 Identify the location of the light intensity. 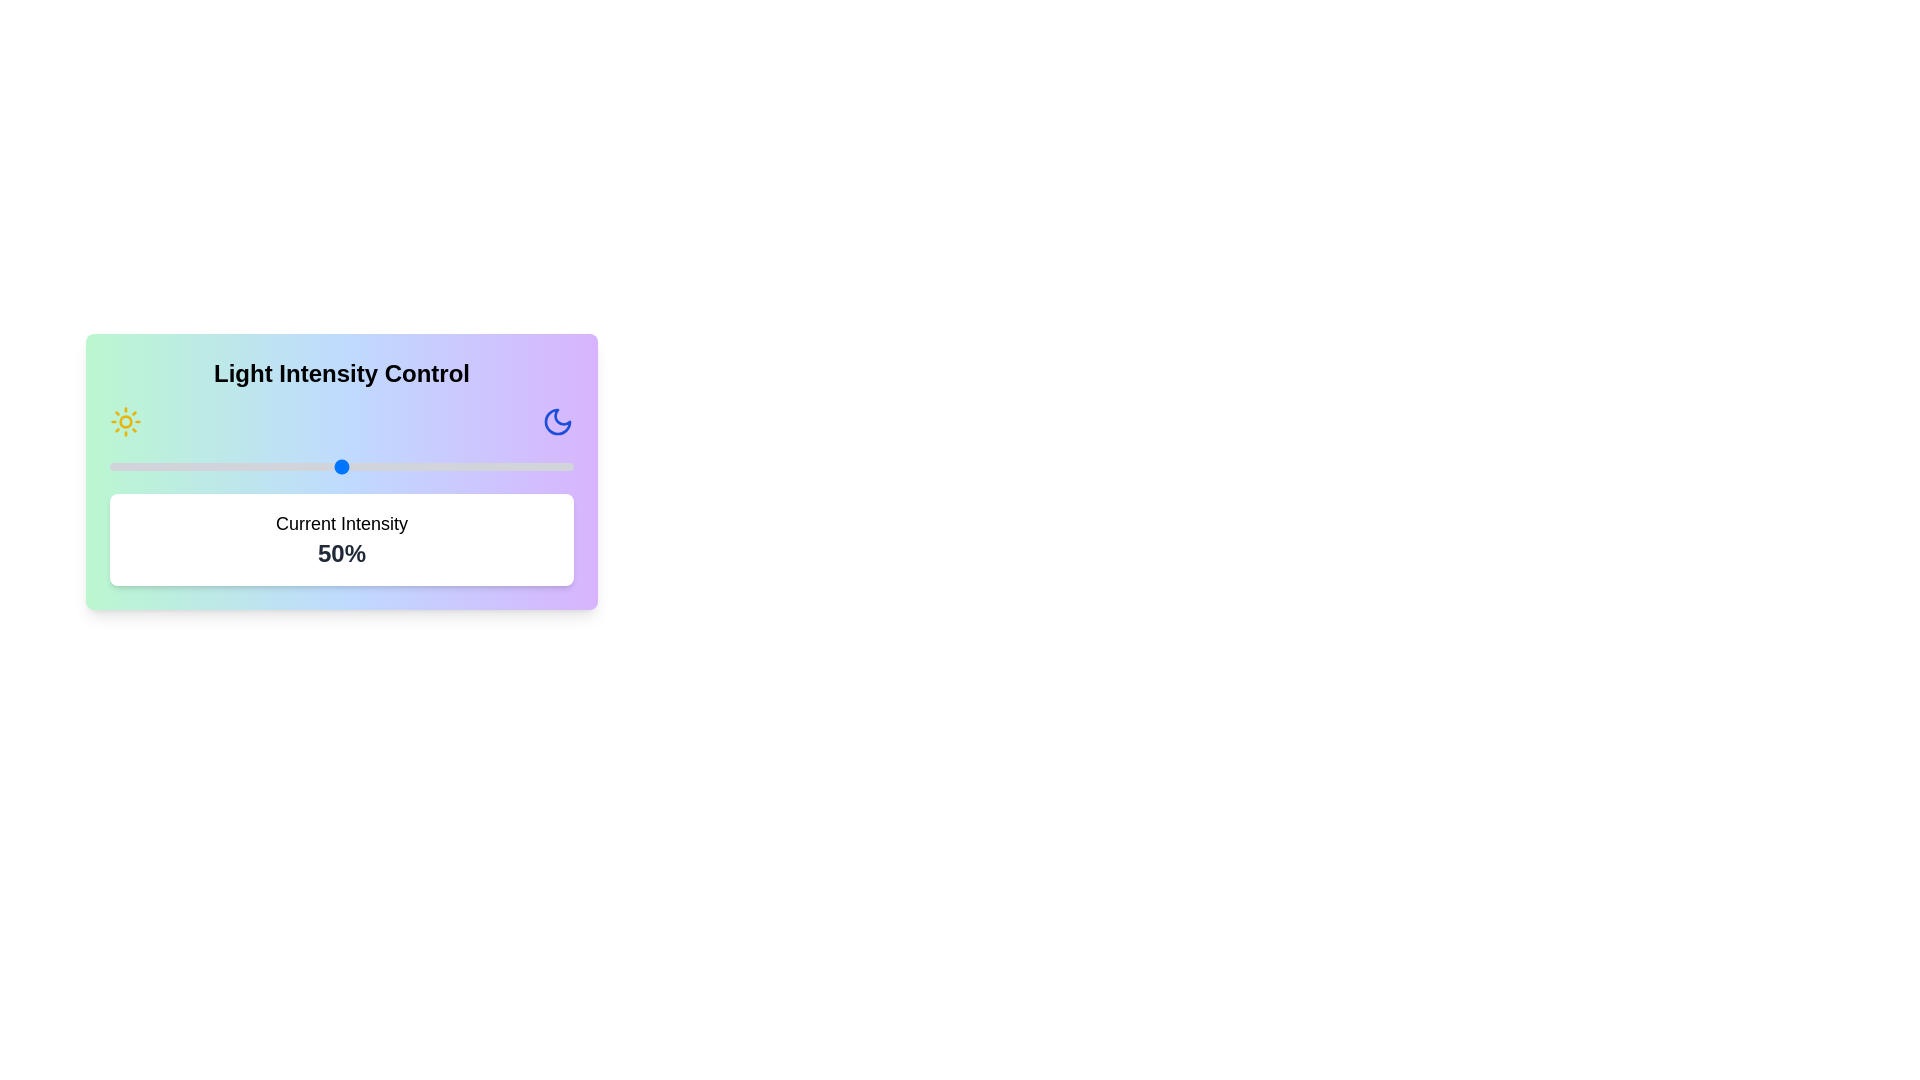
(132, 466).